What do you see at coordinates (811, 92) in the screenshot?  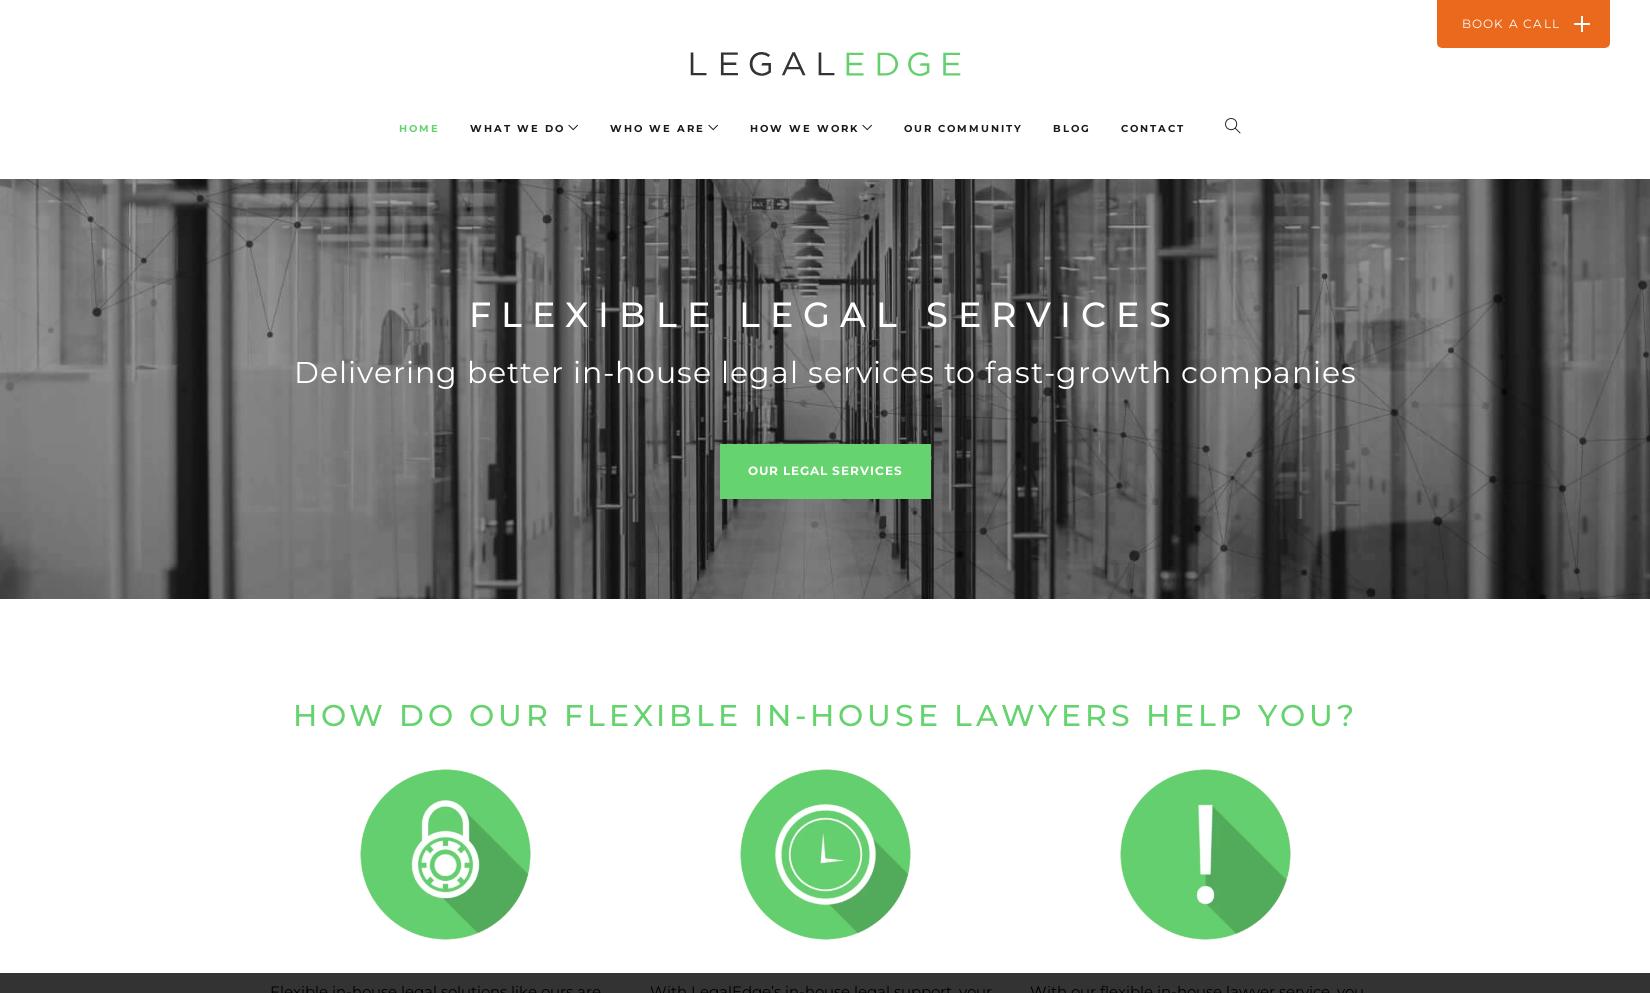 I see `'are closed quicker, getting revenue in faster. Your legal budget is under control, avoiding nasty surprises. Your people, assets and brand are protected.'` at bounding box center [811, 92].